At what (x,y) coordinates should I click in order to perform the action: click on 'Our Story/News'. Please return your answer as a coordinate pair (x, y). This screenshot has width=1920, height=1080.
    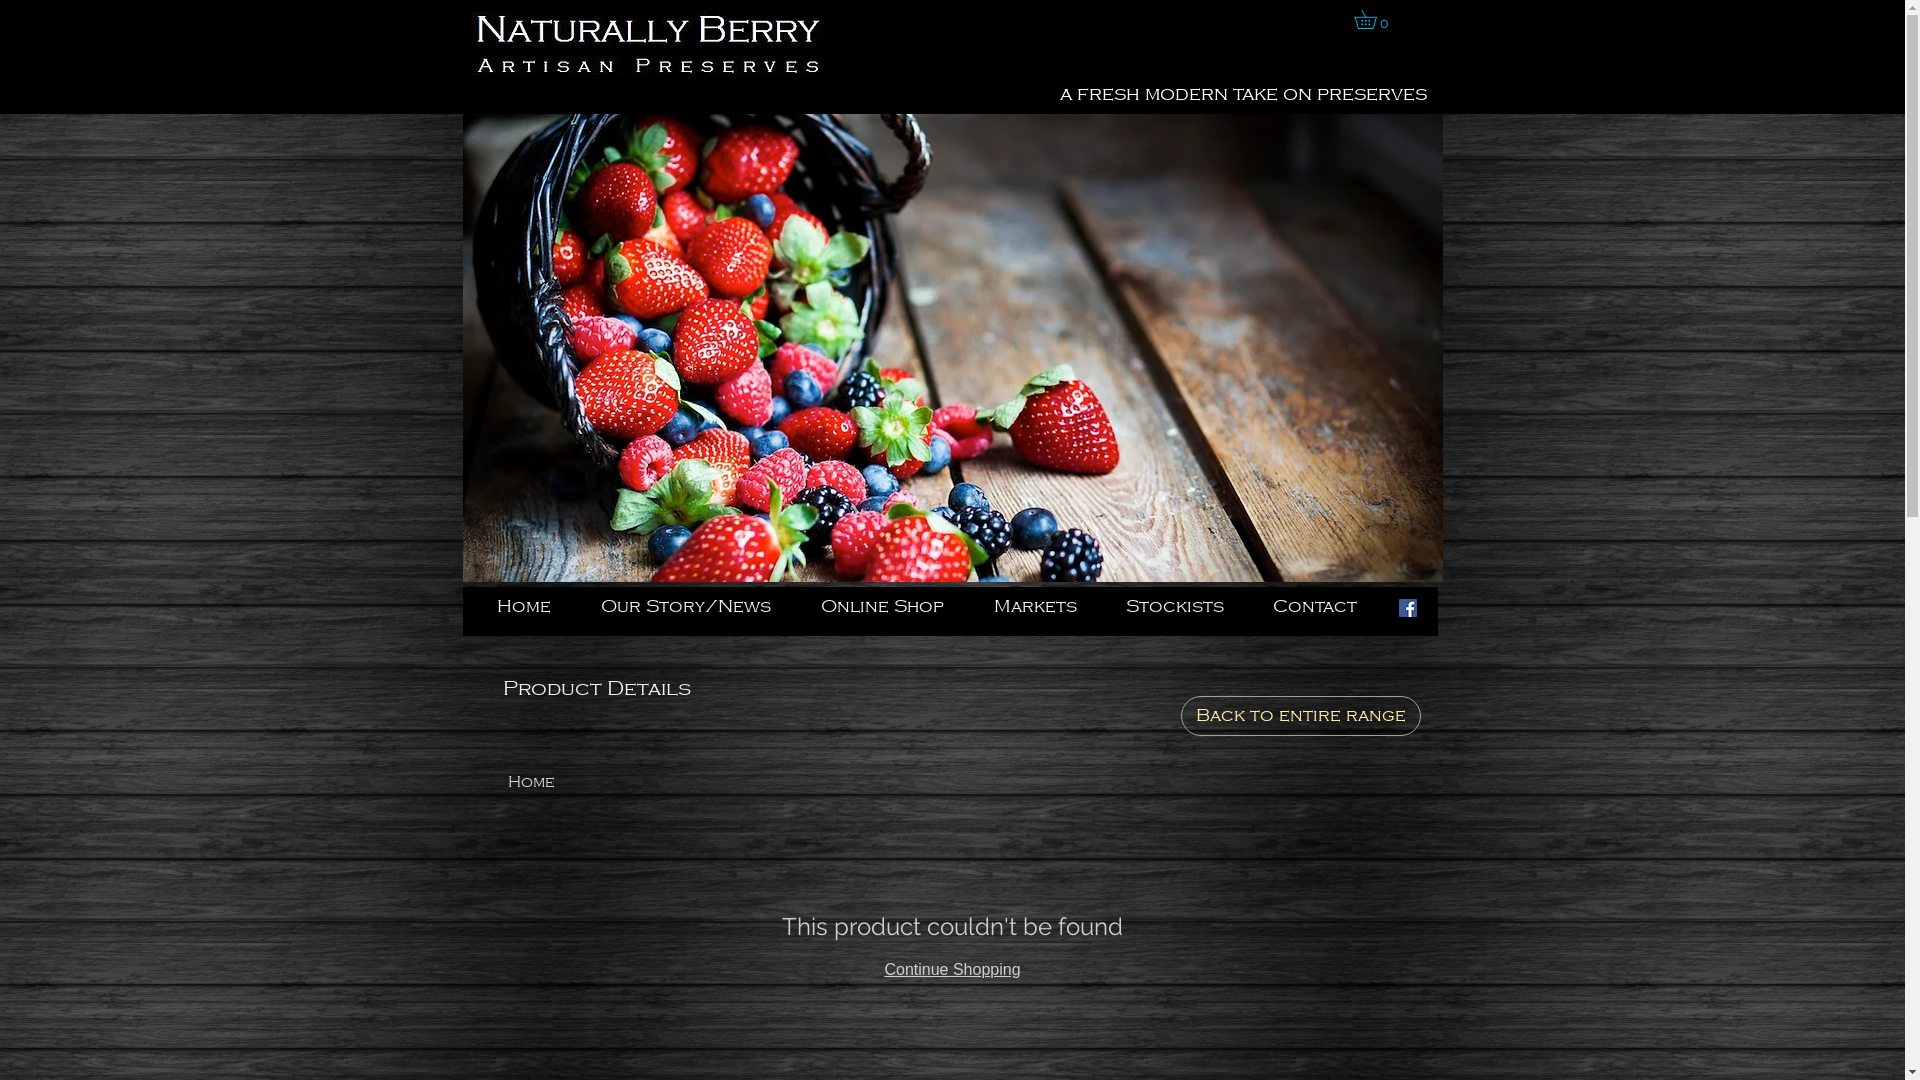
    Looking at the image, I should click on (584, 605).